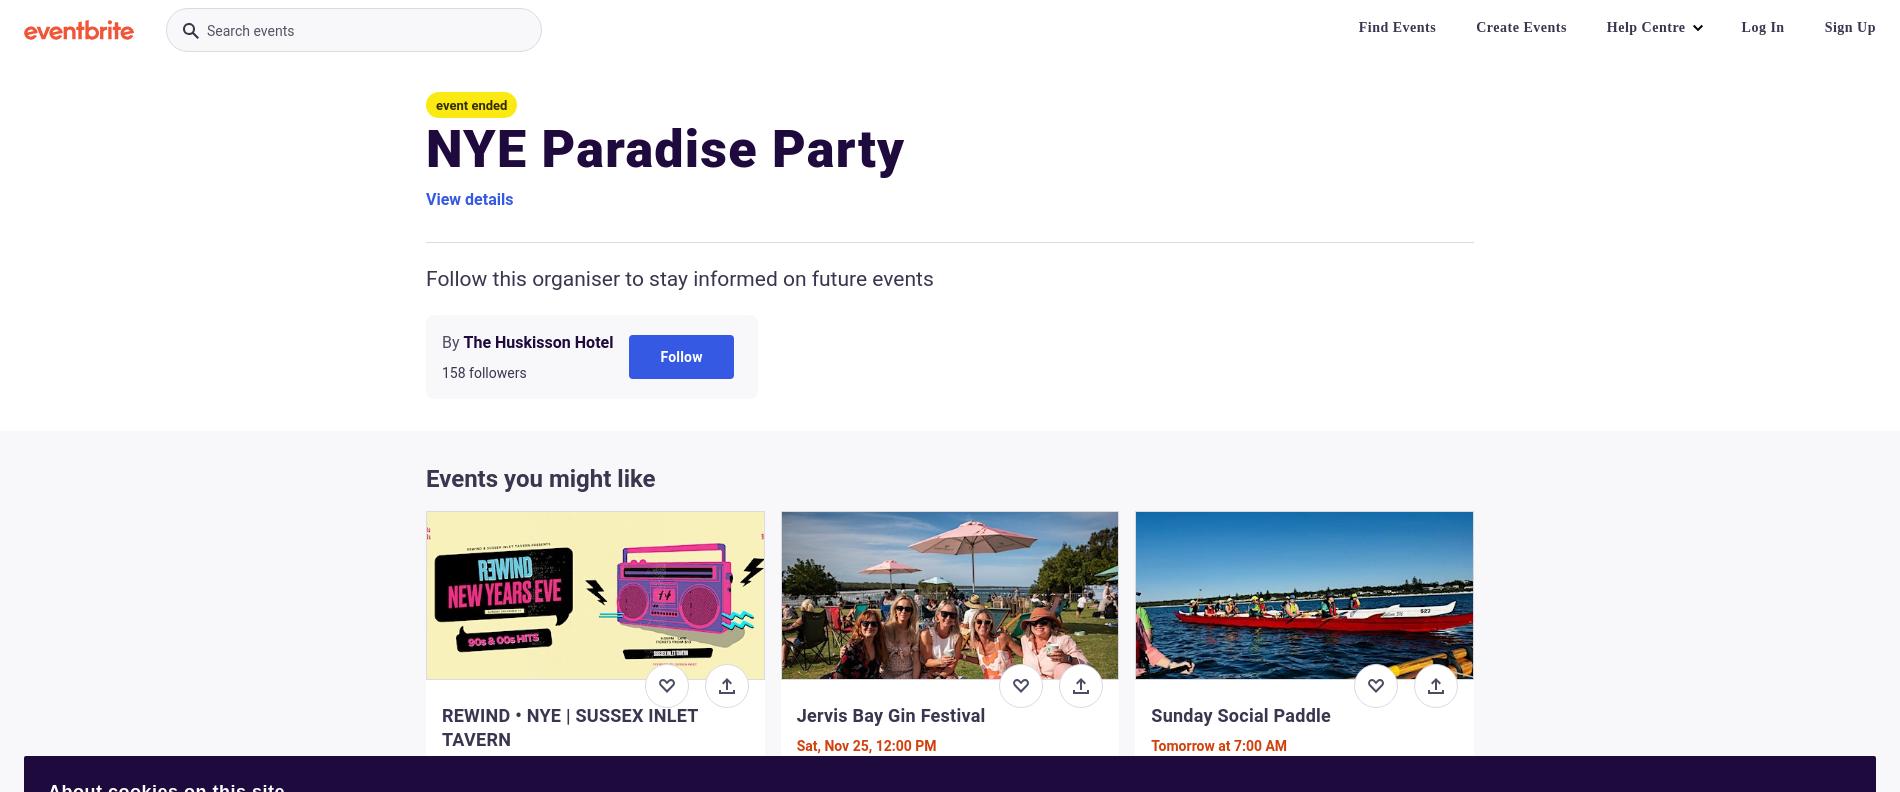 Image resolution: width=1900 pixels, height=792 pixels. I want to click on 'NYE Paradise Party', so click(665, 148).